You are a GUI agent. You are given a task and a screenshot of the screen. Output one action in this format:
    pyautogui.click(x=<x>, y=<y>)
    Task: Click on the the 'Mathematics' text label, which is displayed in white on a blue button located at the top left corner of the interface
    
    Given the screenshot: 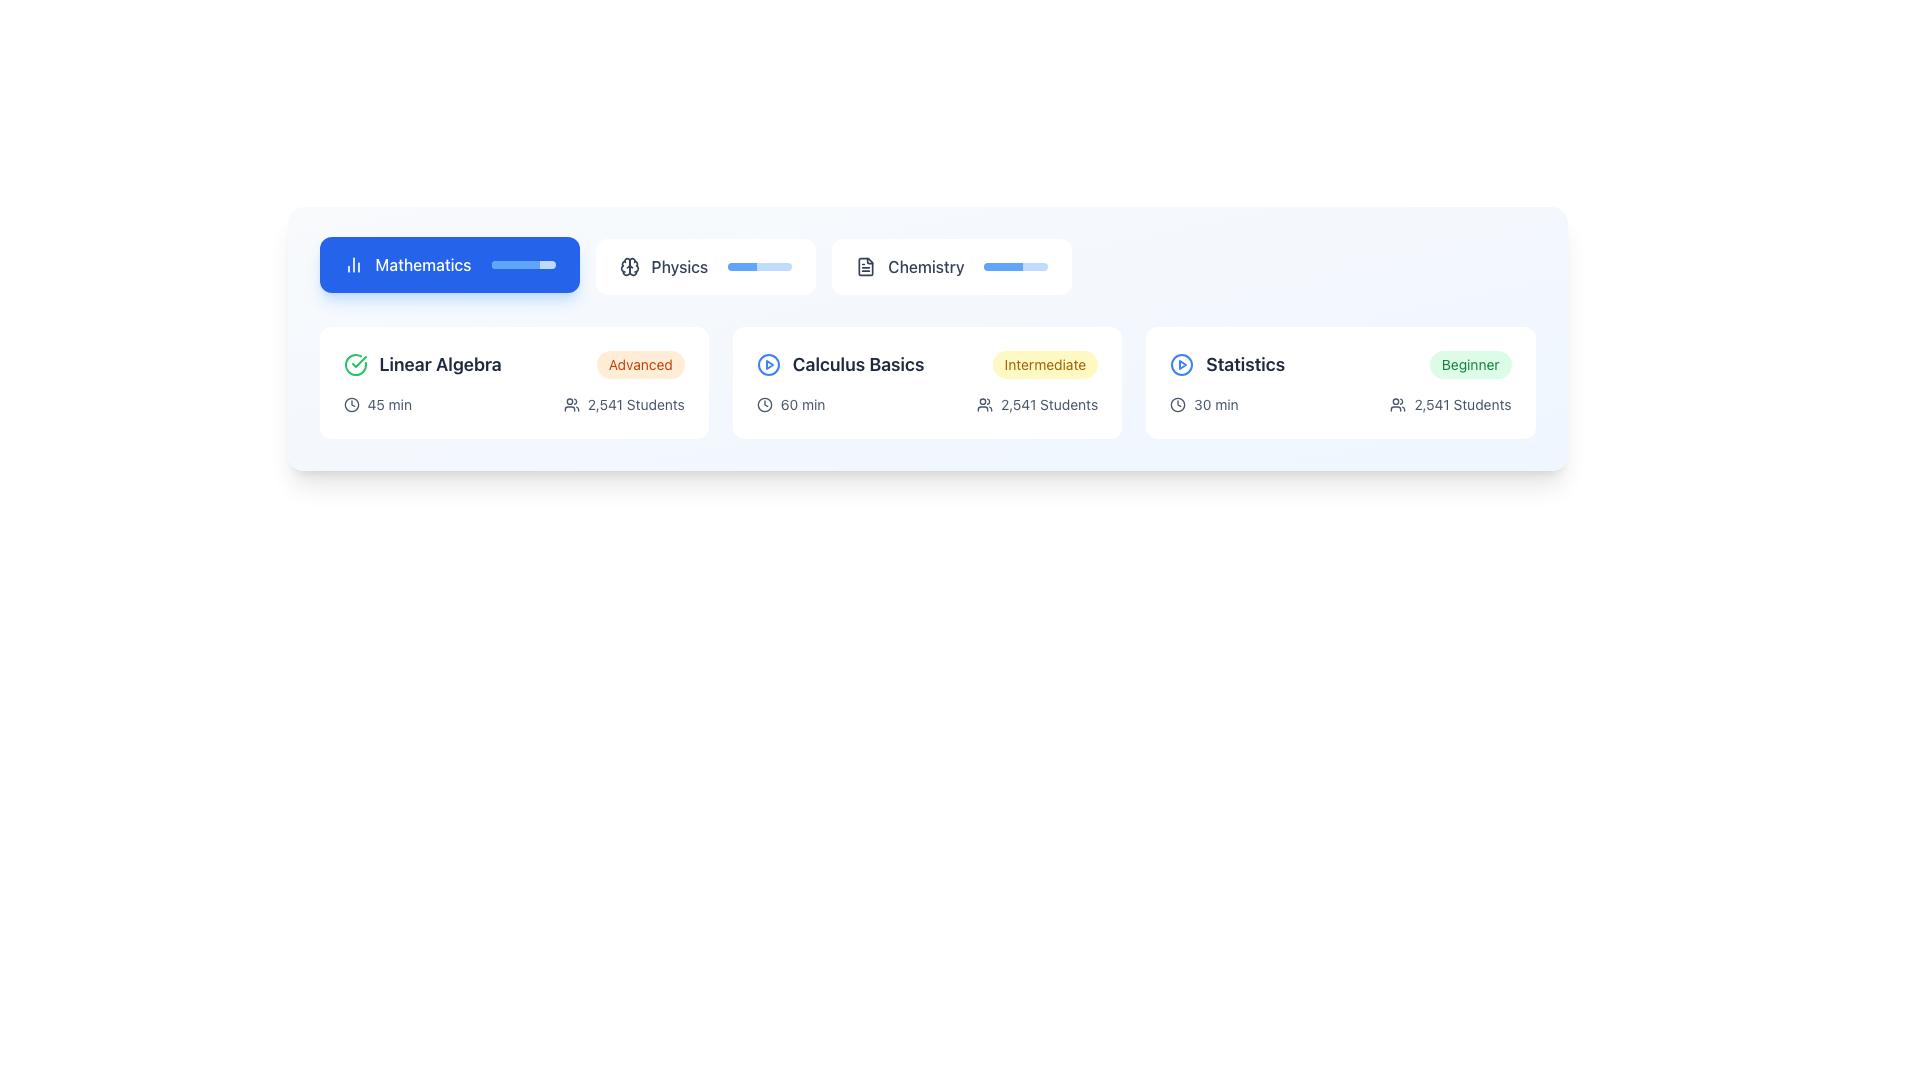 What is the action you would take?
    pyautogui.click(x=422, y=264)
    